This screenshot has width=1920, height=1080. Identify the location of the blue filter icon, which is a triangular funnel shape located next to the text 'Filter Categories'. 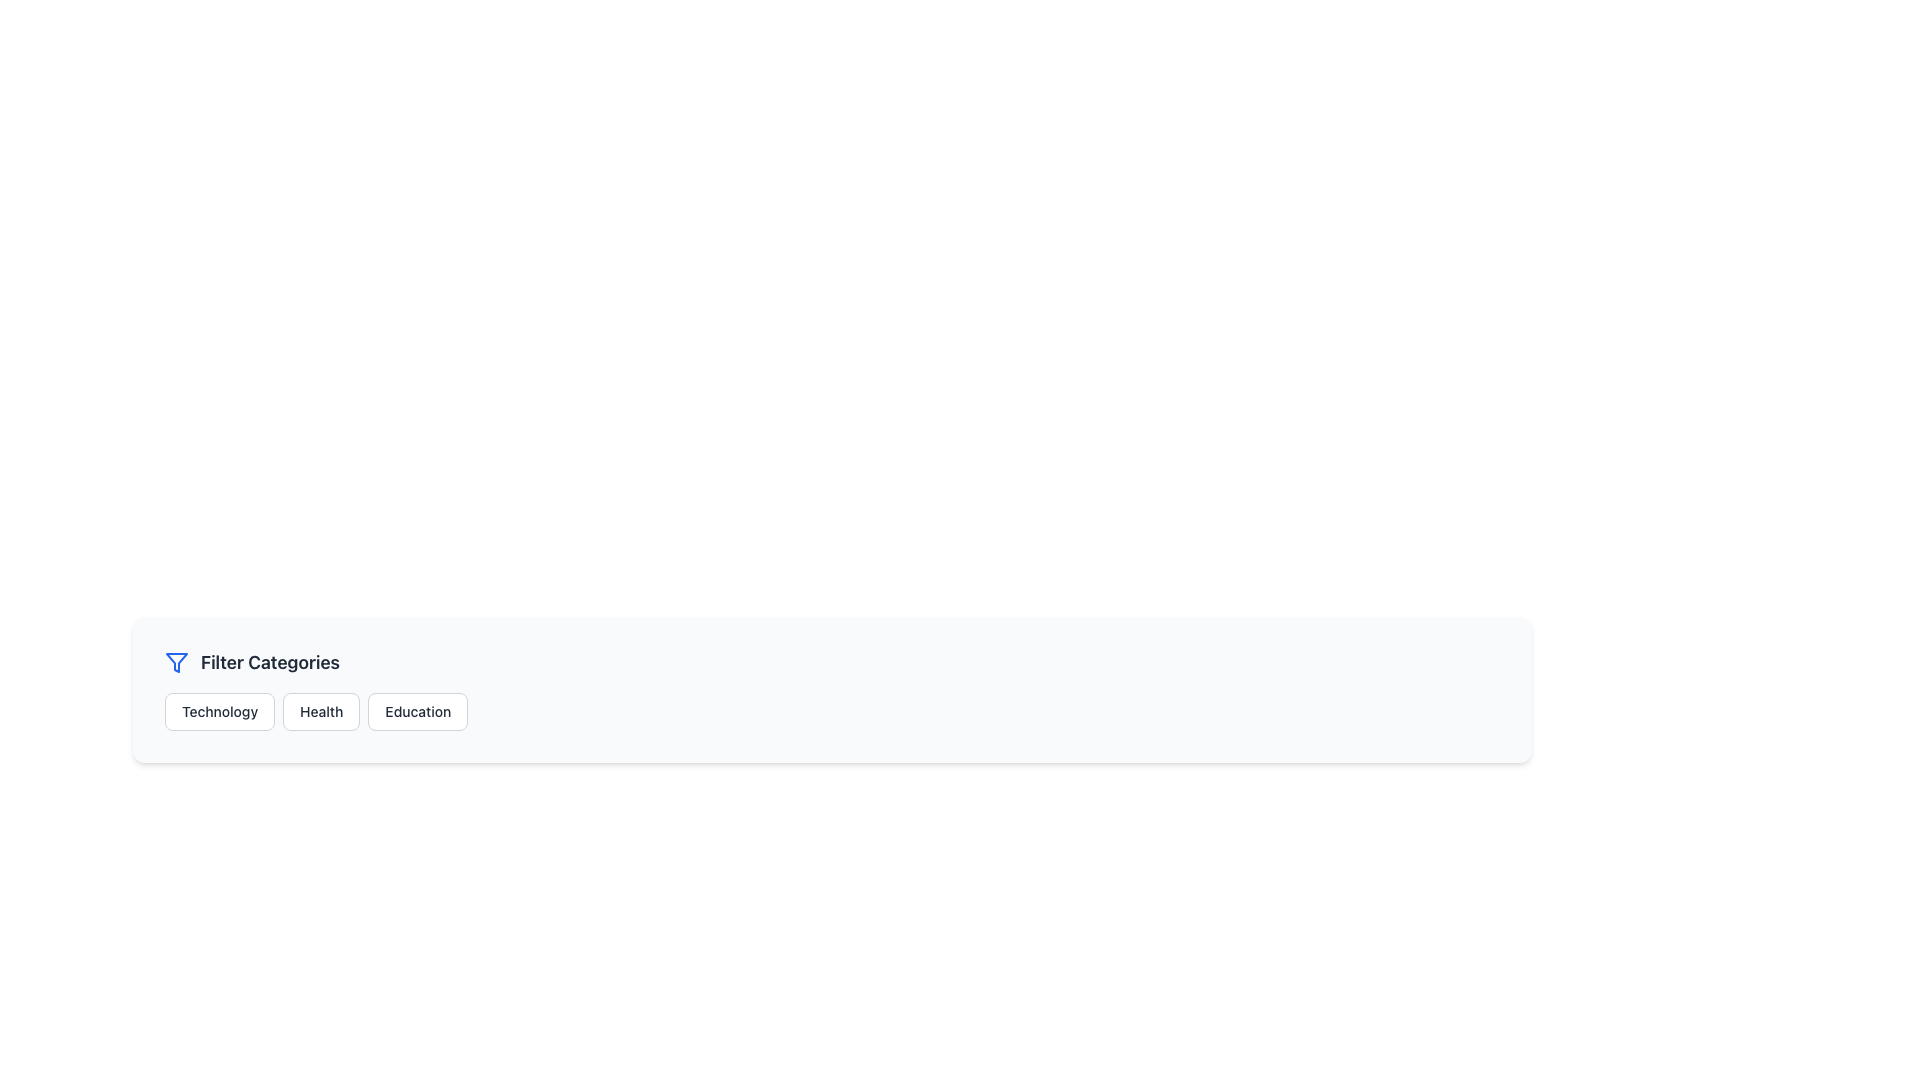
(177, 663).